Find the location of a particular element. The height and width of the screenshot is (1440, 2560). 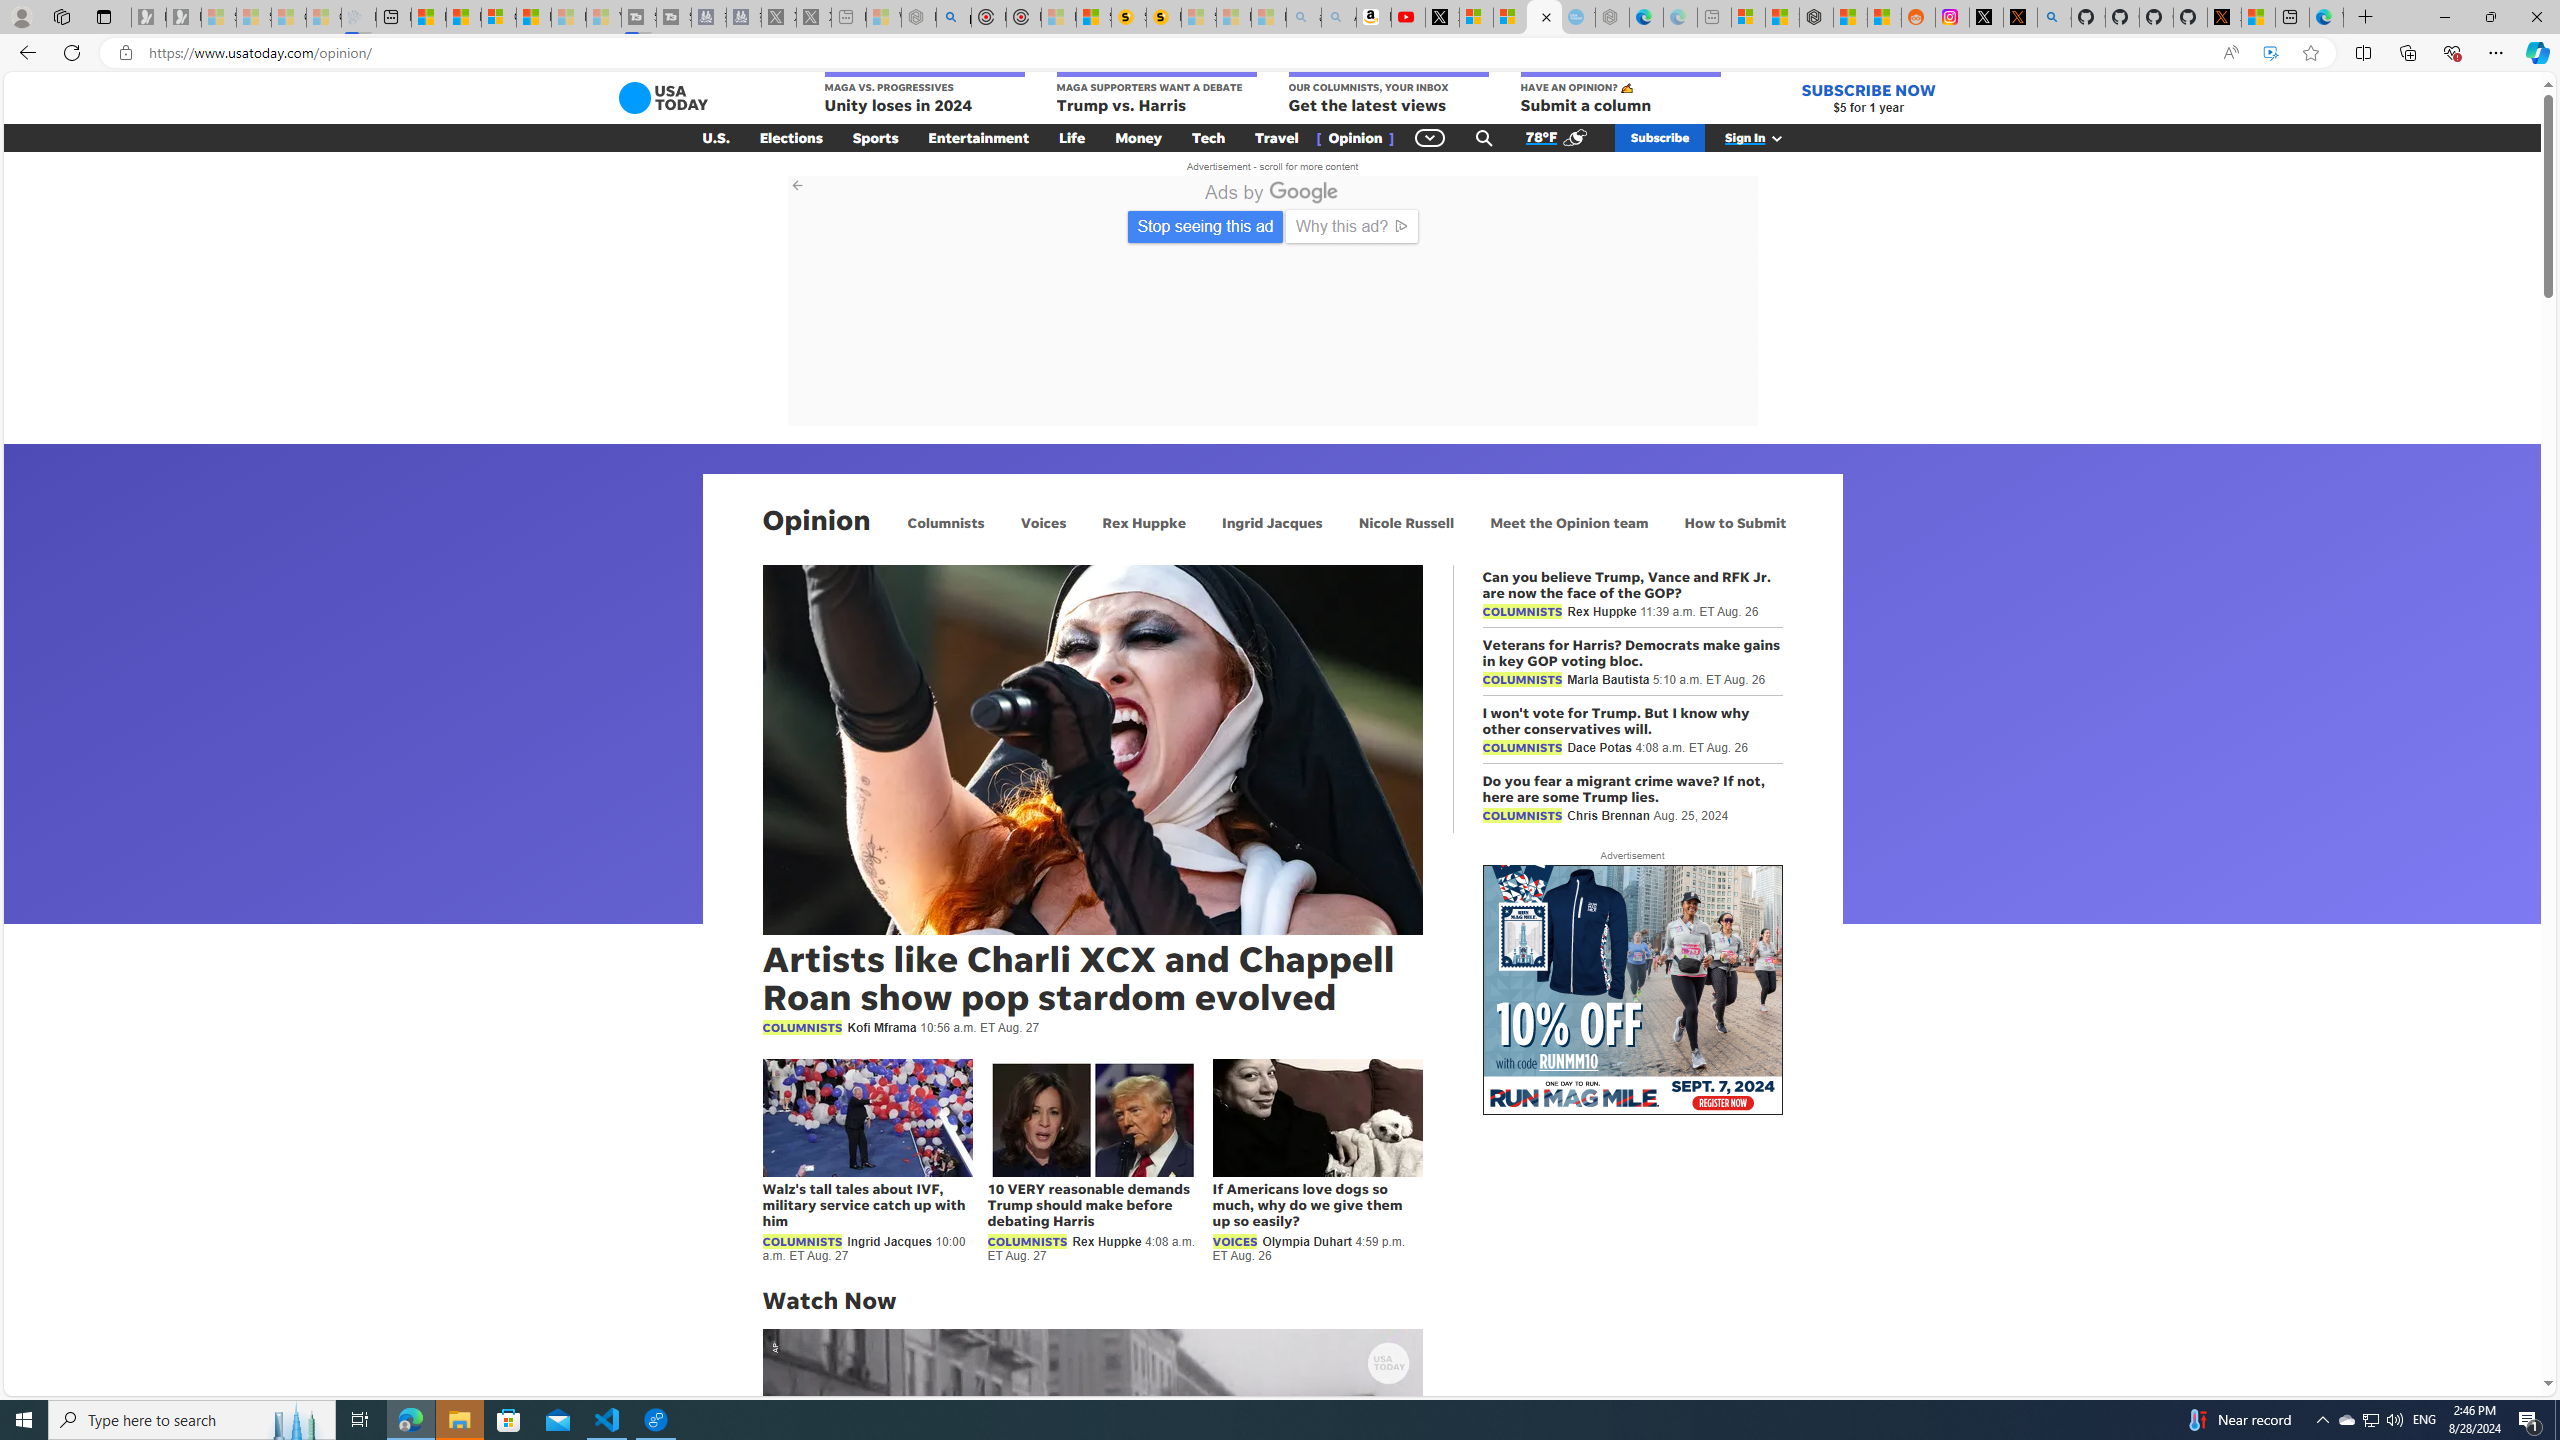

'Meet the Opinion team' is located at coordinates (1569, 521).